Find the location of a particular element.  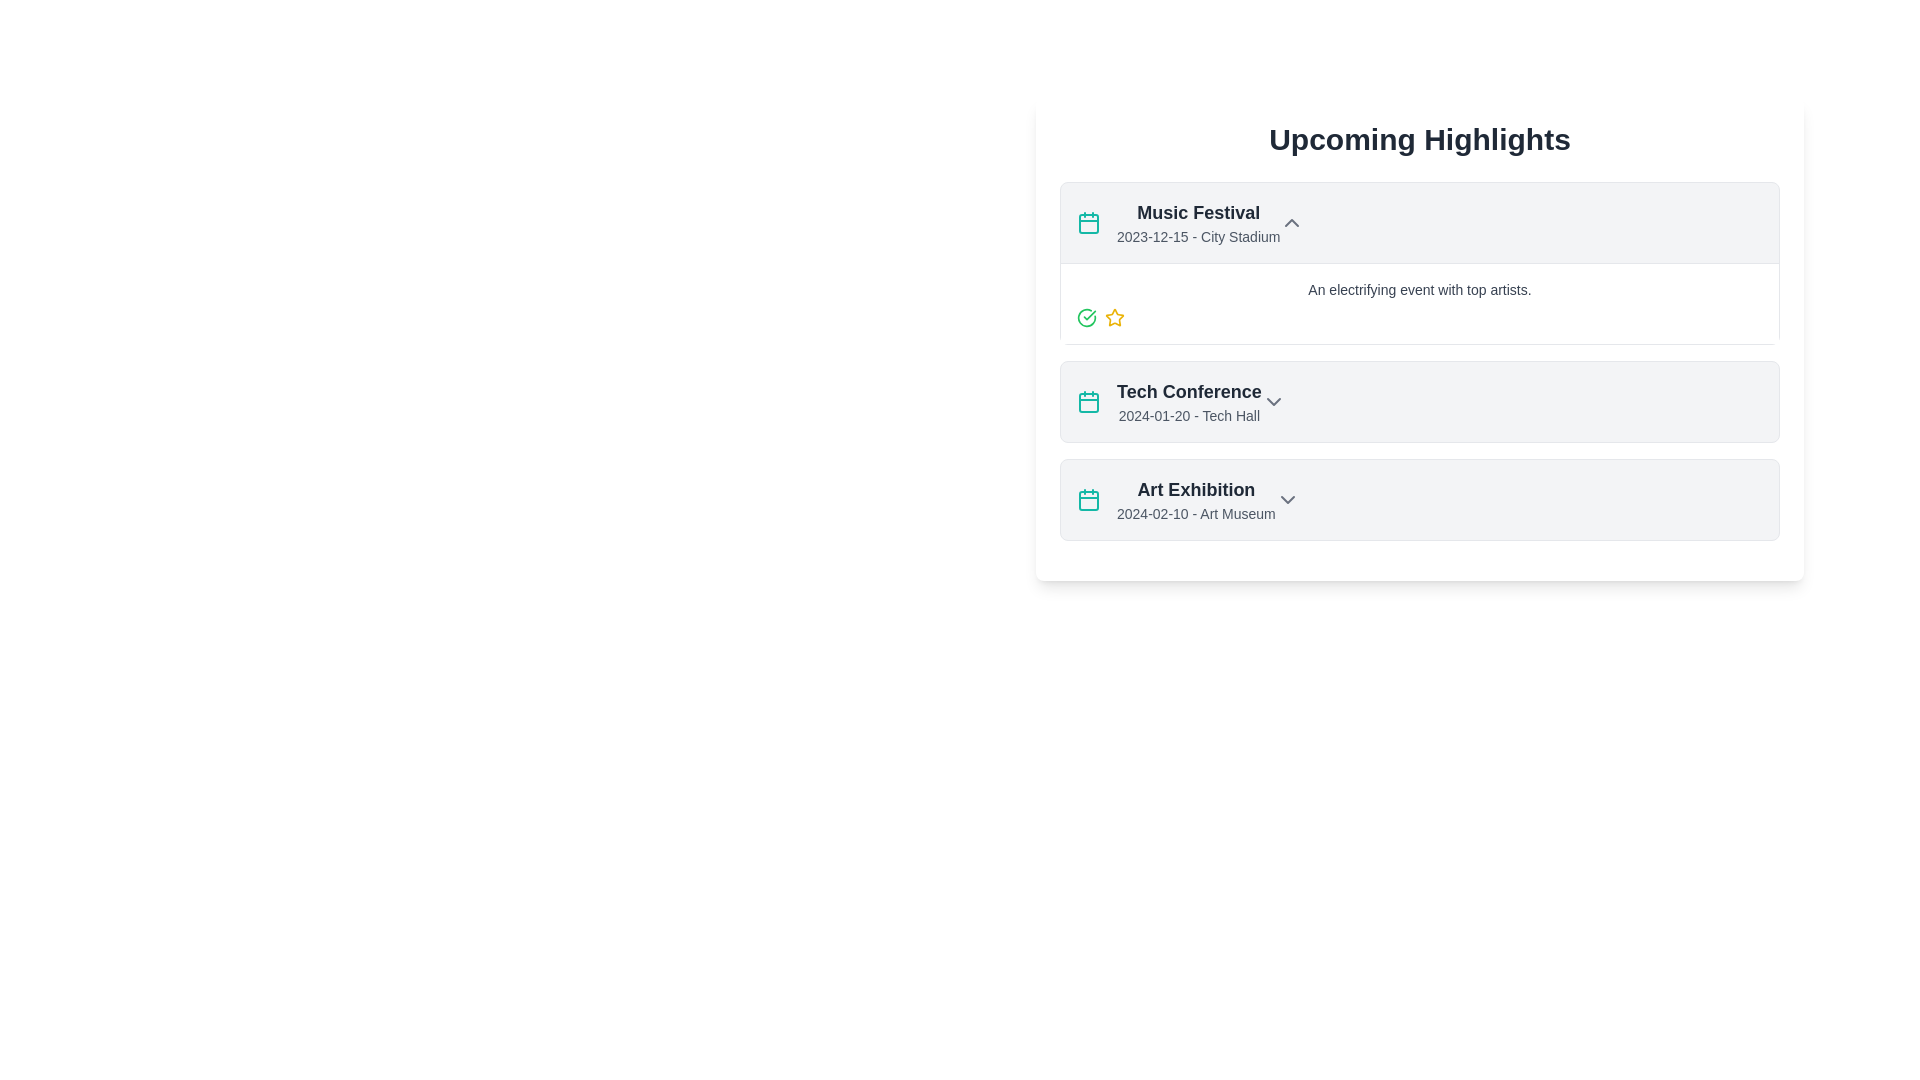

the text label '2024-01-20 - Tech Hall' which is styled in a smaller gray font and located below the title 'Tech Conference' within the event card for the Tech Conference is located at coordinates (1189, 415).